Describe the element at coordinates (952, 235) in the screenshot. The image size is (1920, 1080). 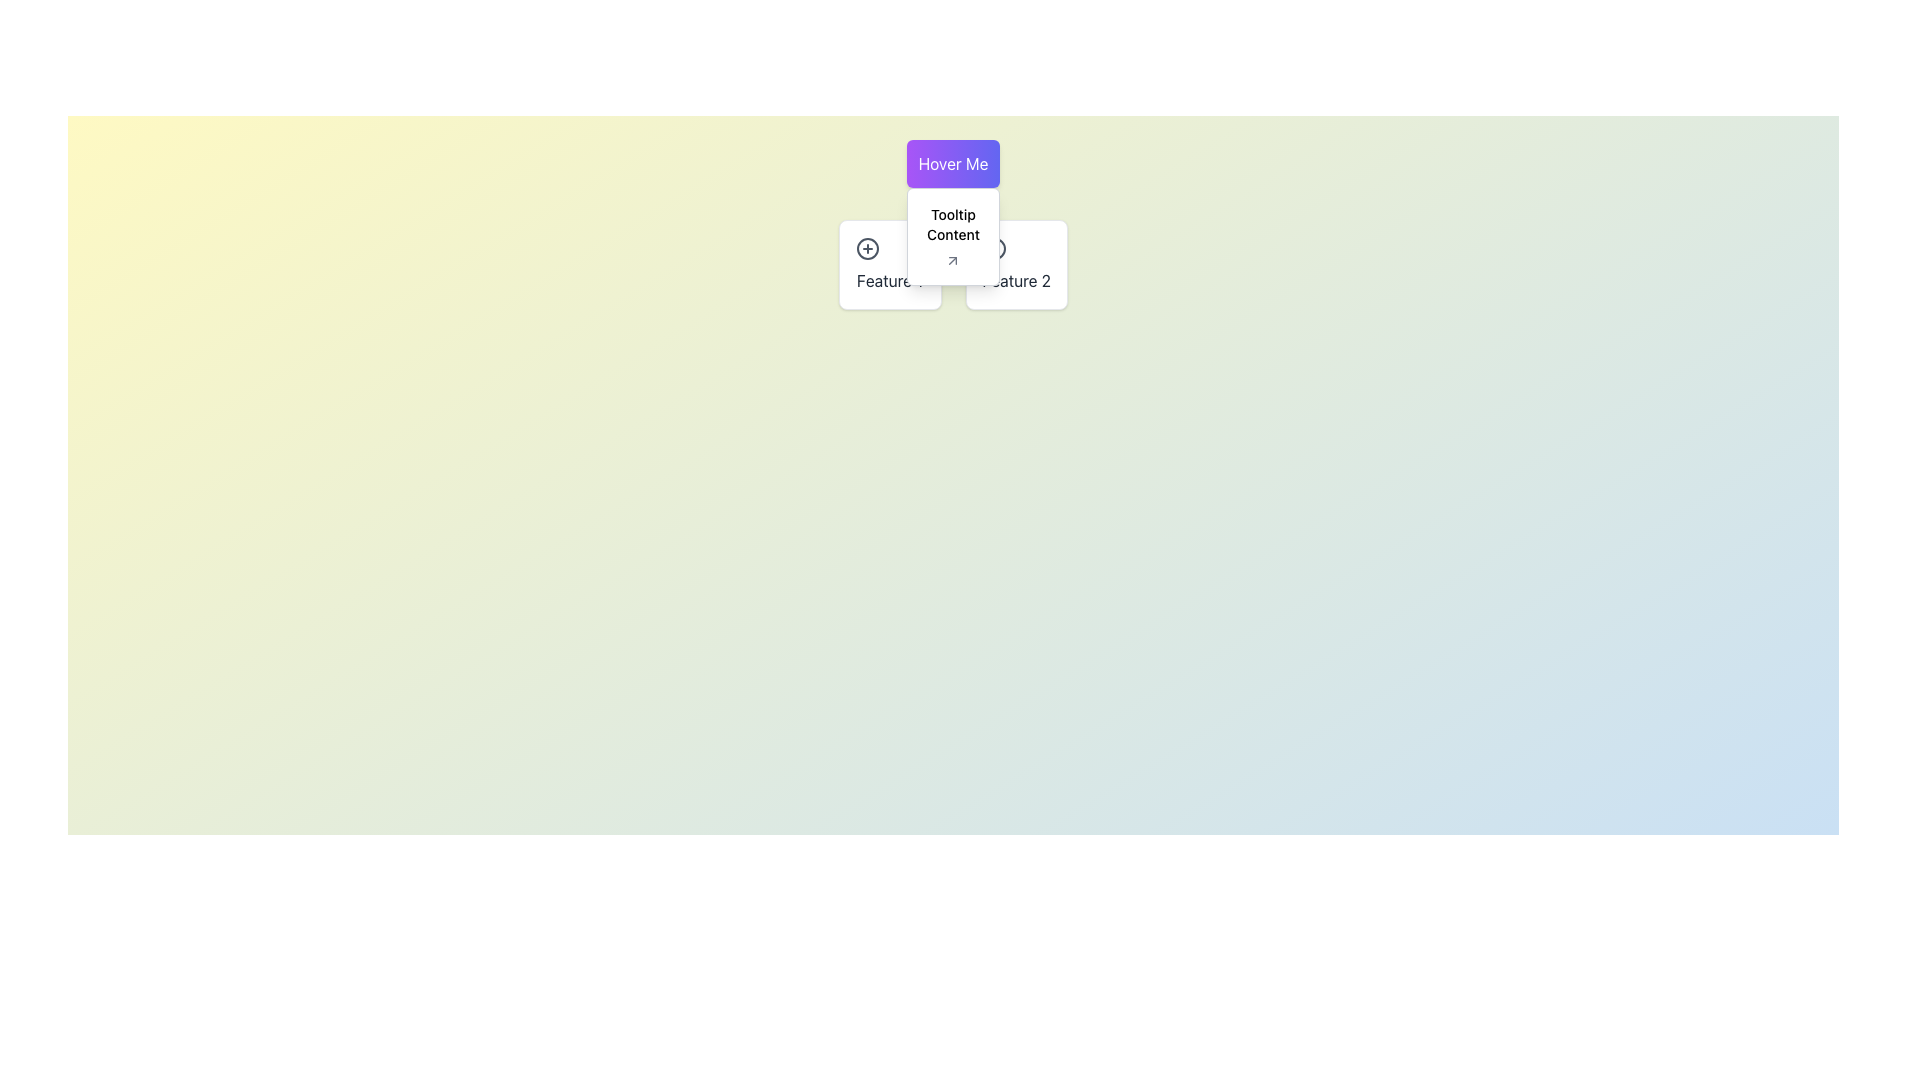
I see `the tooltip with white background and gray border containing the text 'Tooltip Content' and an upward pointing arrow icon, located below the 'Hover Me' button` at that location.